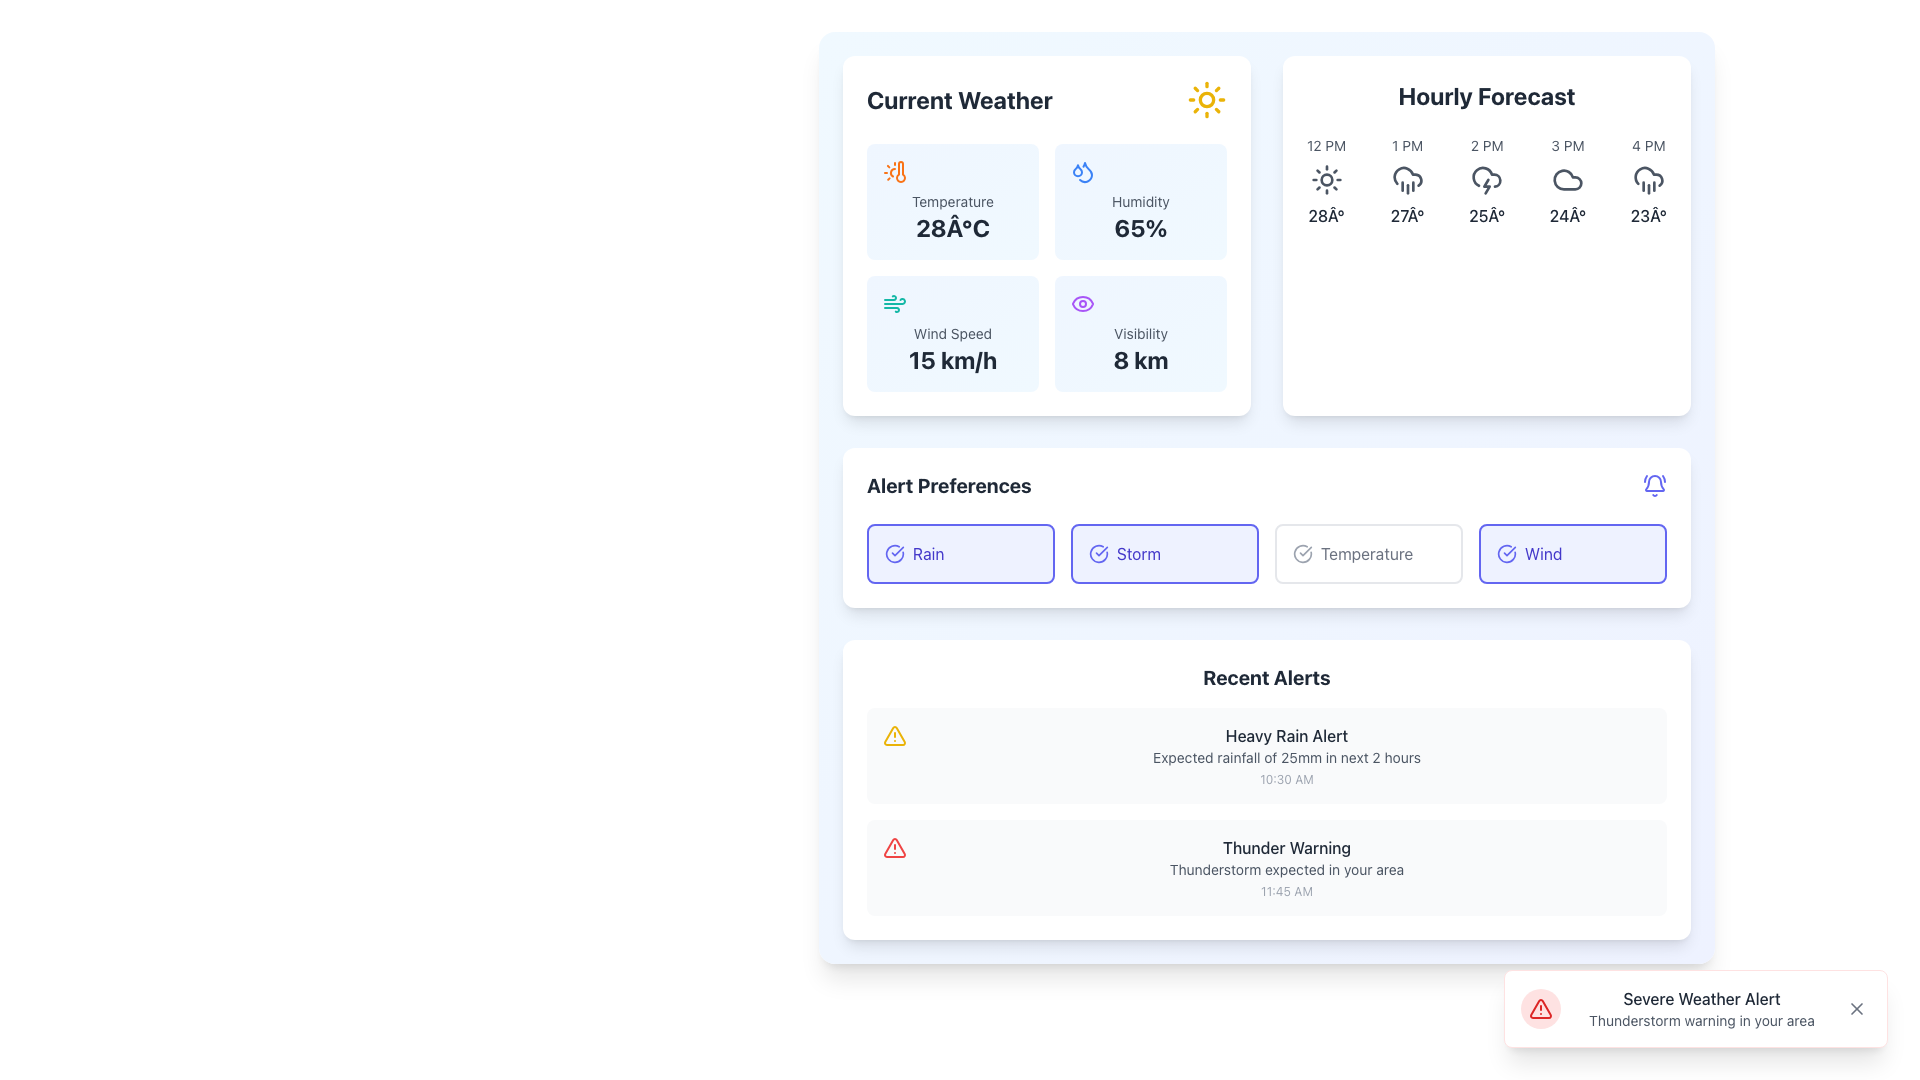  Describe the element at coordinates (1367, 554) in the screenshot. I see `the Selectable button labeled 'Temperature' with a checkmark icon` at that location.